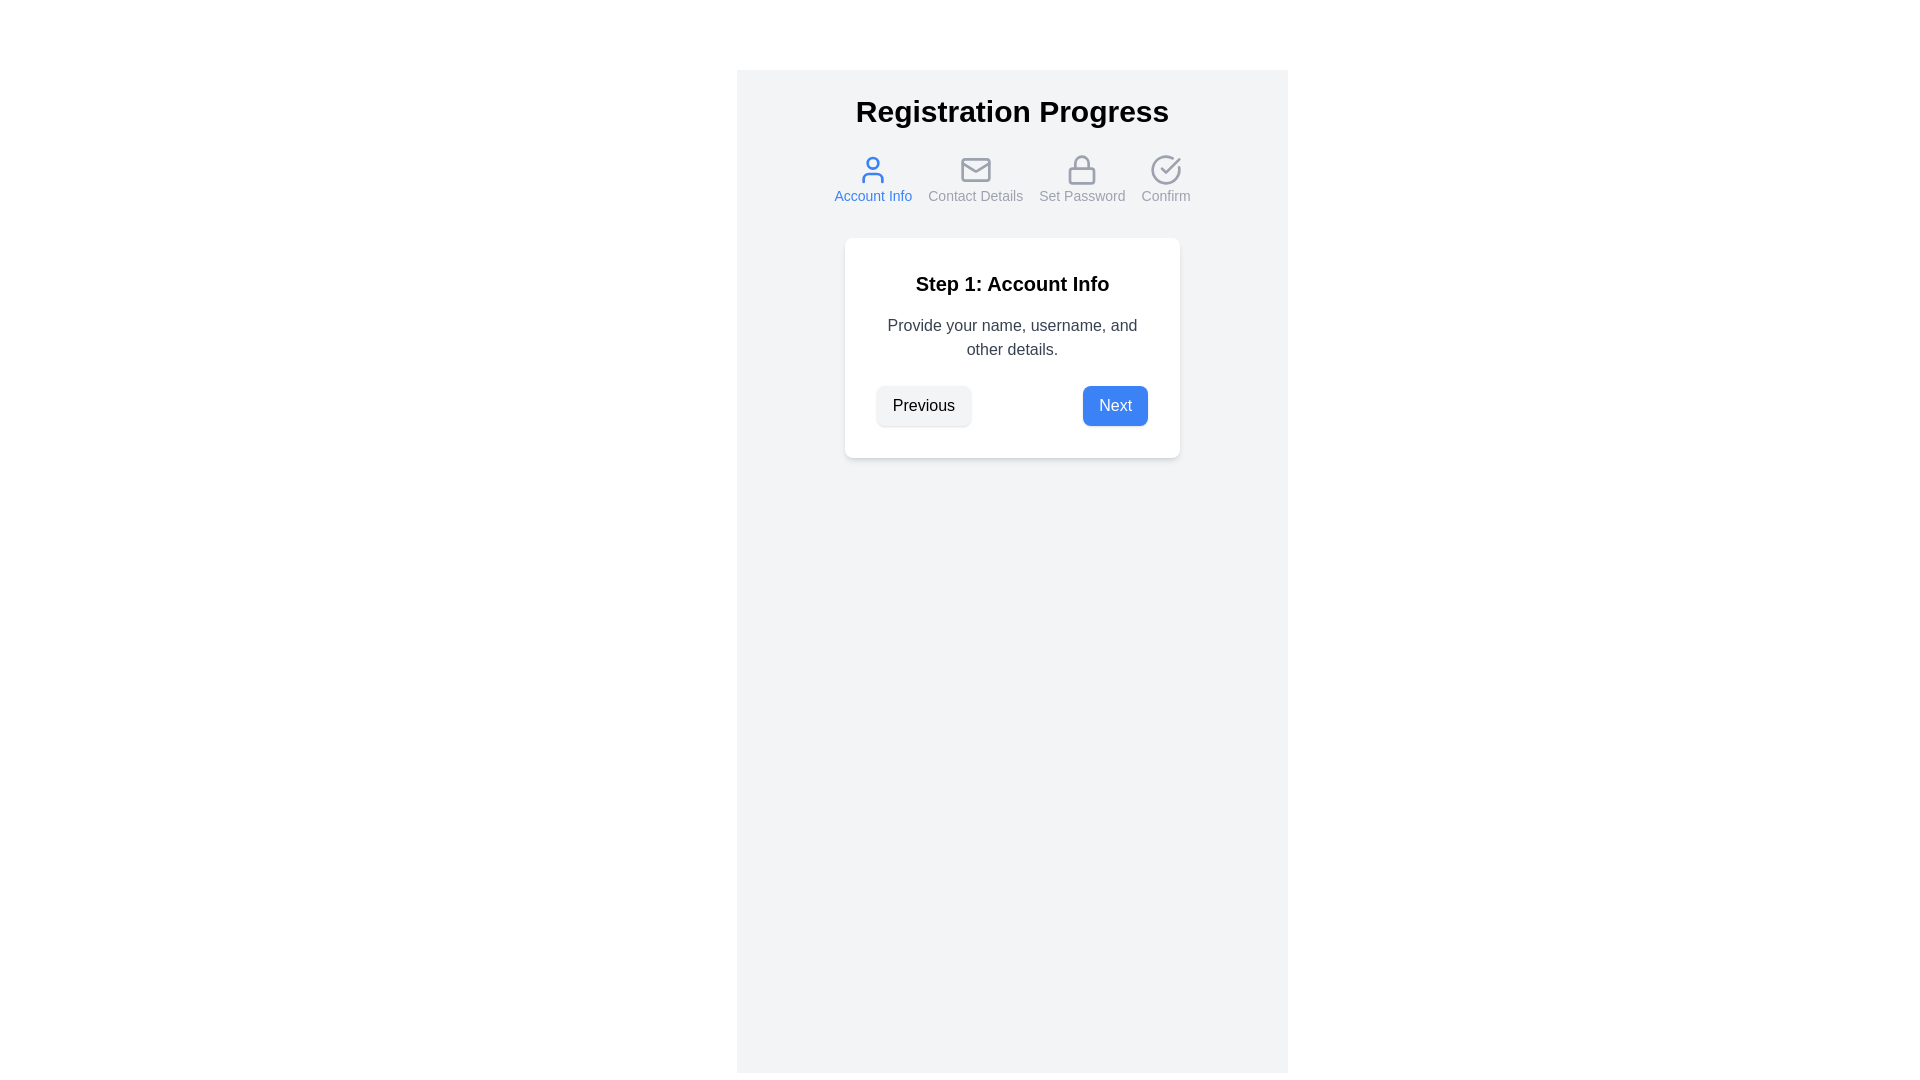 This screenshot has height=1080, width=1920. What do you see at coordinates (1081, 175) in the screenshot?
I see `the decorative graphical component that represents the locked state in the 'Set Password' step of the registration progress, located at the center of the lock-shaped icon` at bounding box center [1081, 175].